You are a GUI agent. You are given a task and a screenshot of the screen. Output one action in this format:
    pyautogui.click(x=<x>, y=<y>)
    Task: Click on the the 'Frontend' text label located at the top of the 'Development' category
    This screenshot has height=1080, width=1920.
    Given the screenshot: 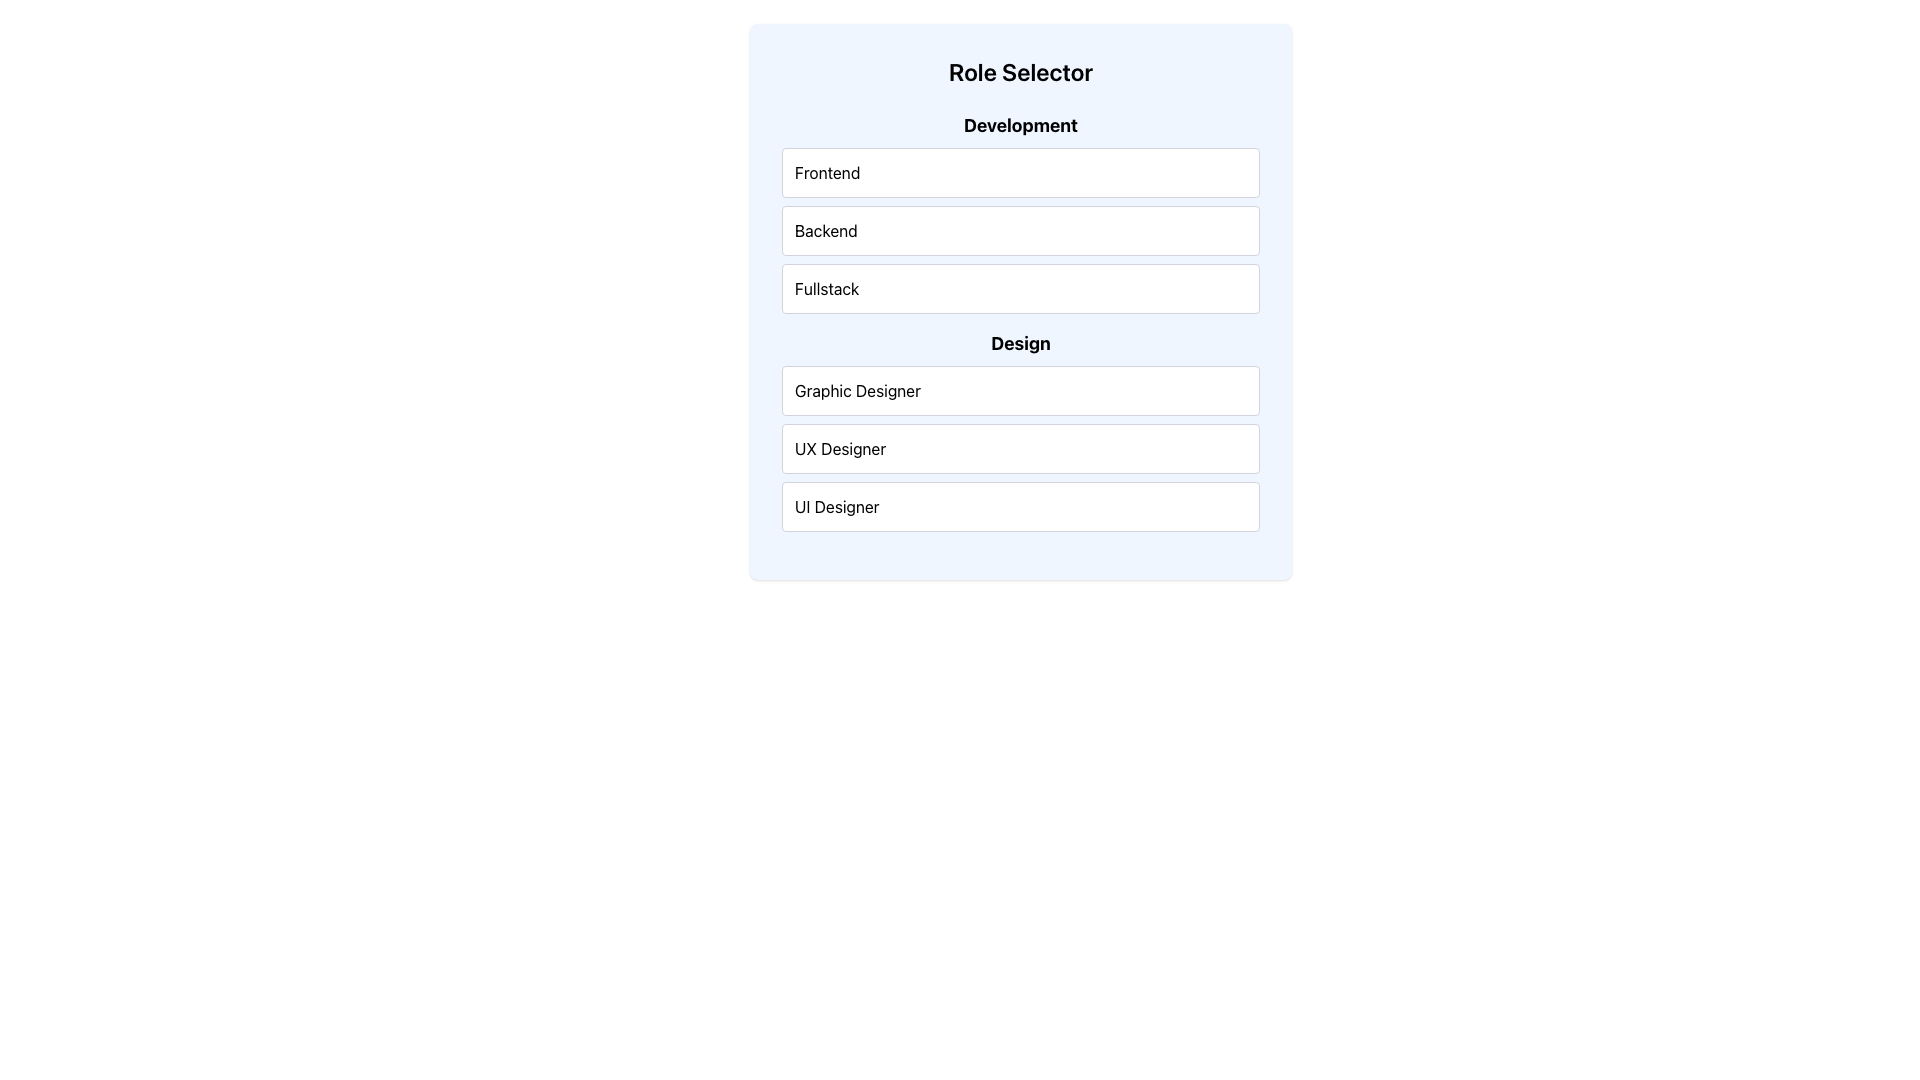 What is the action you would take?
    pyautogui.click(x=827, y=172)
    